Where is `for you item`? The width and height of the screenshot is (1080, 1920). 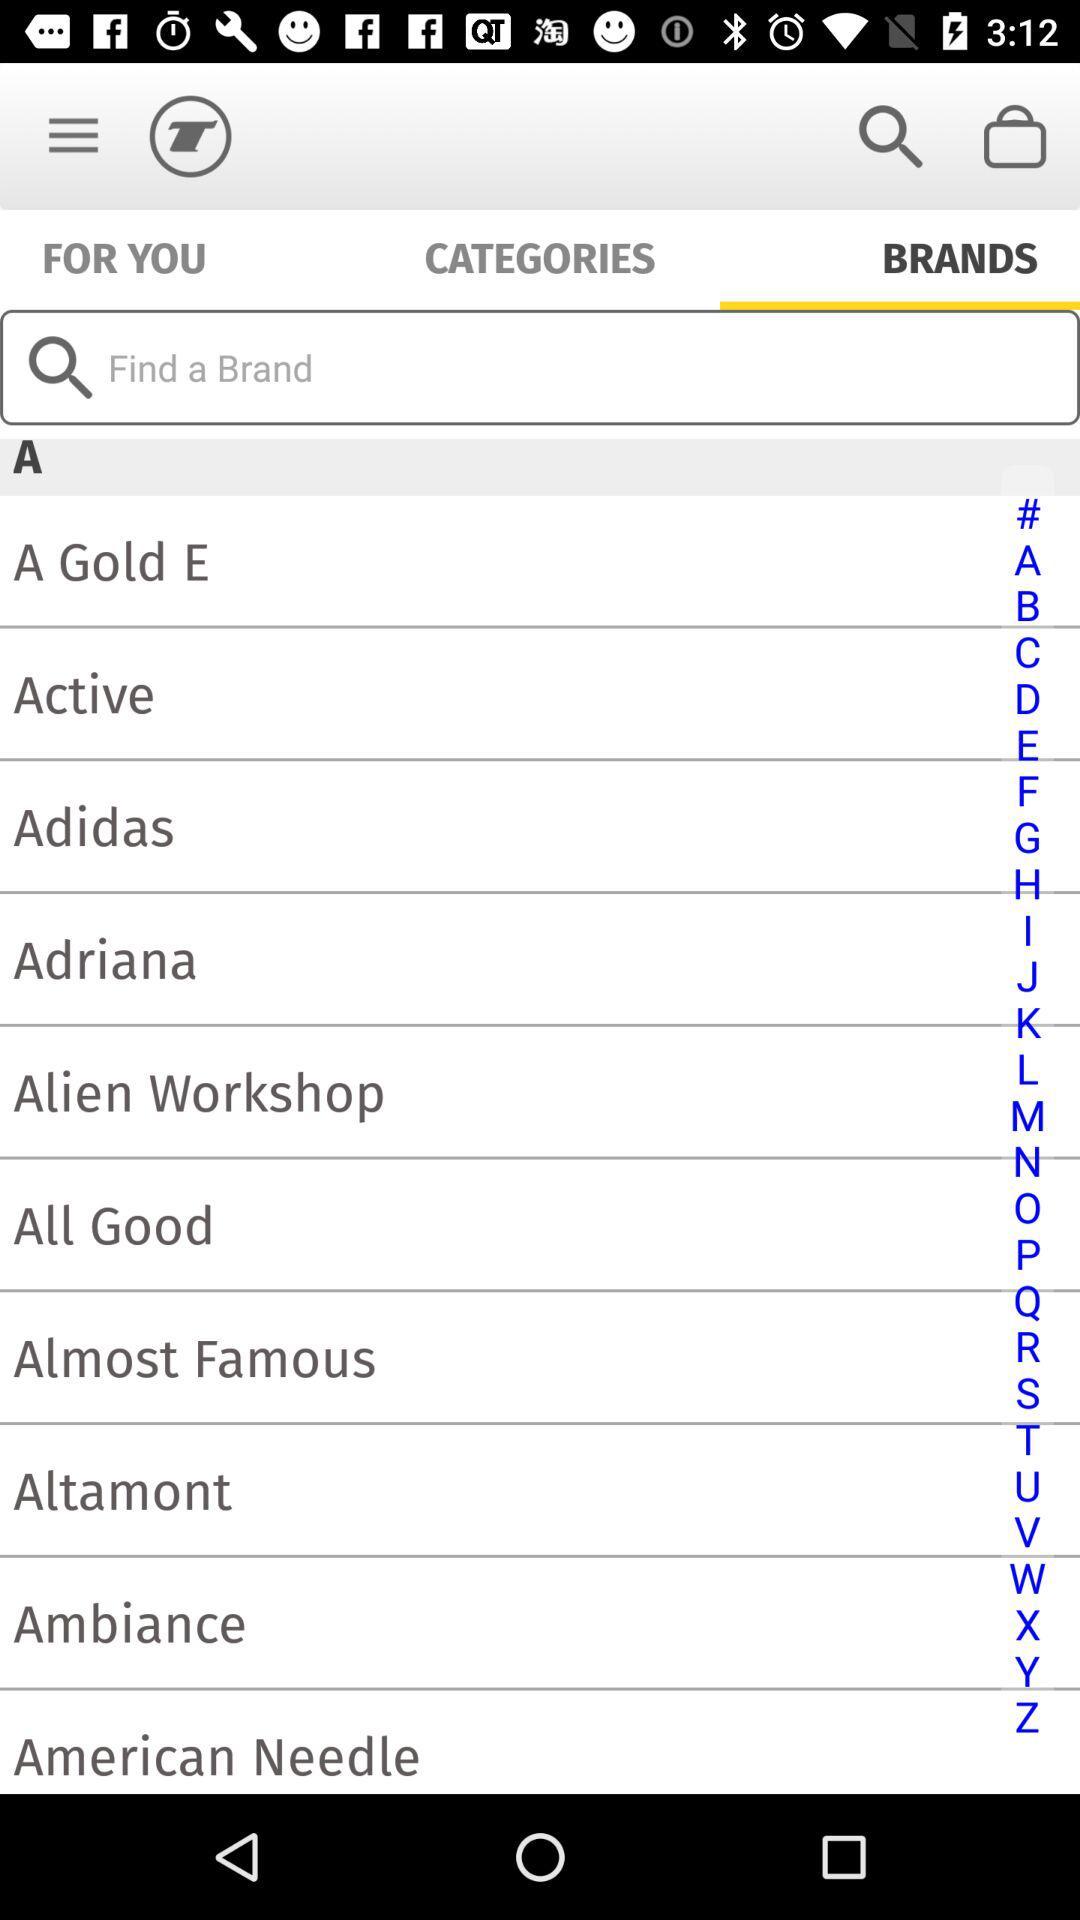 for you item is located at coordinates (124, 254).